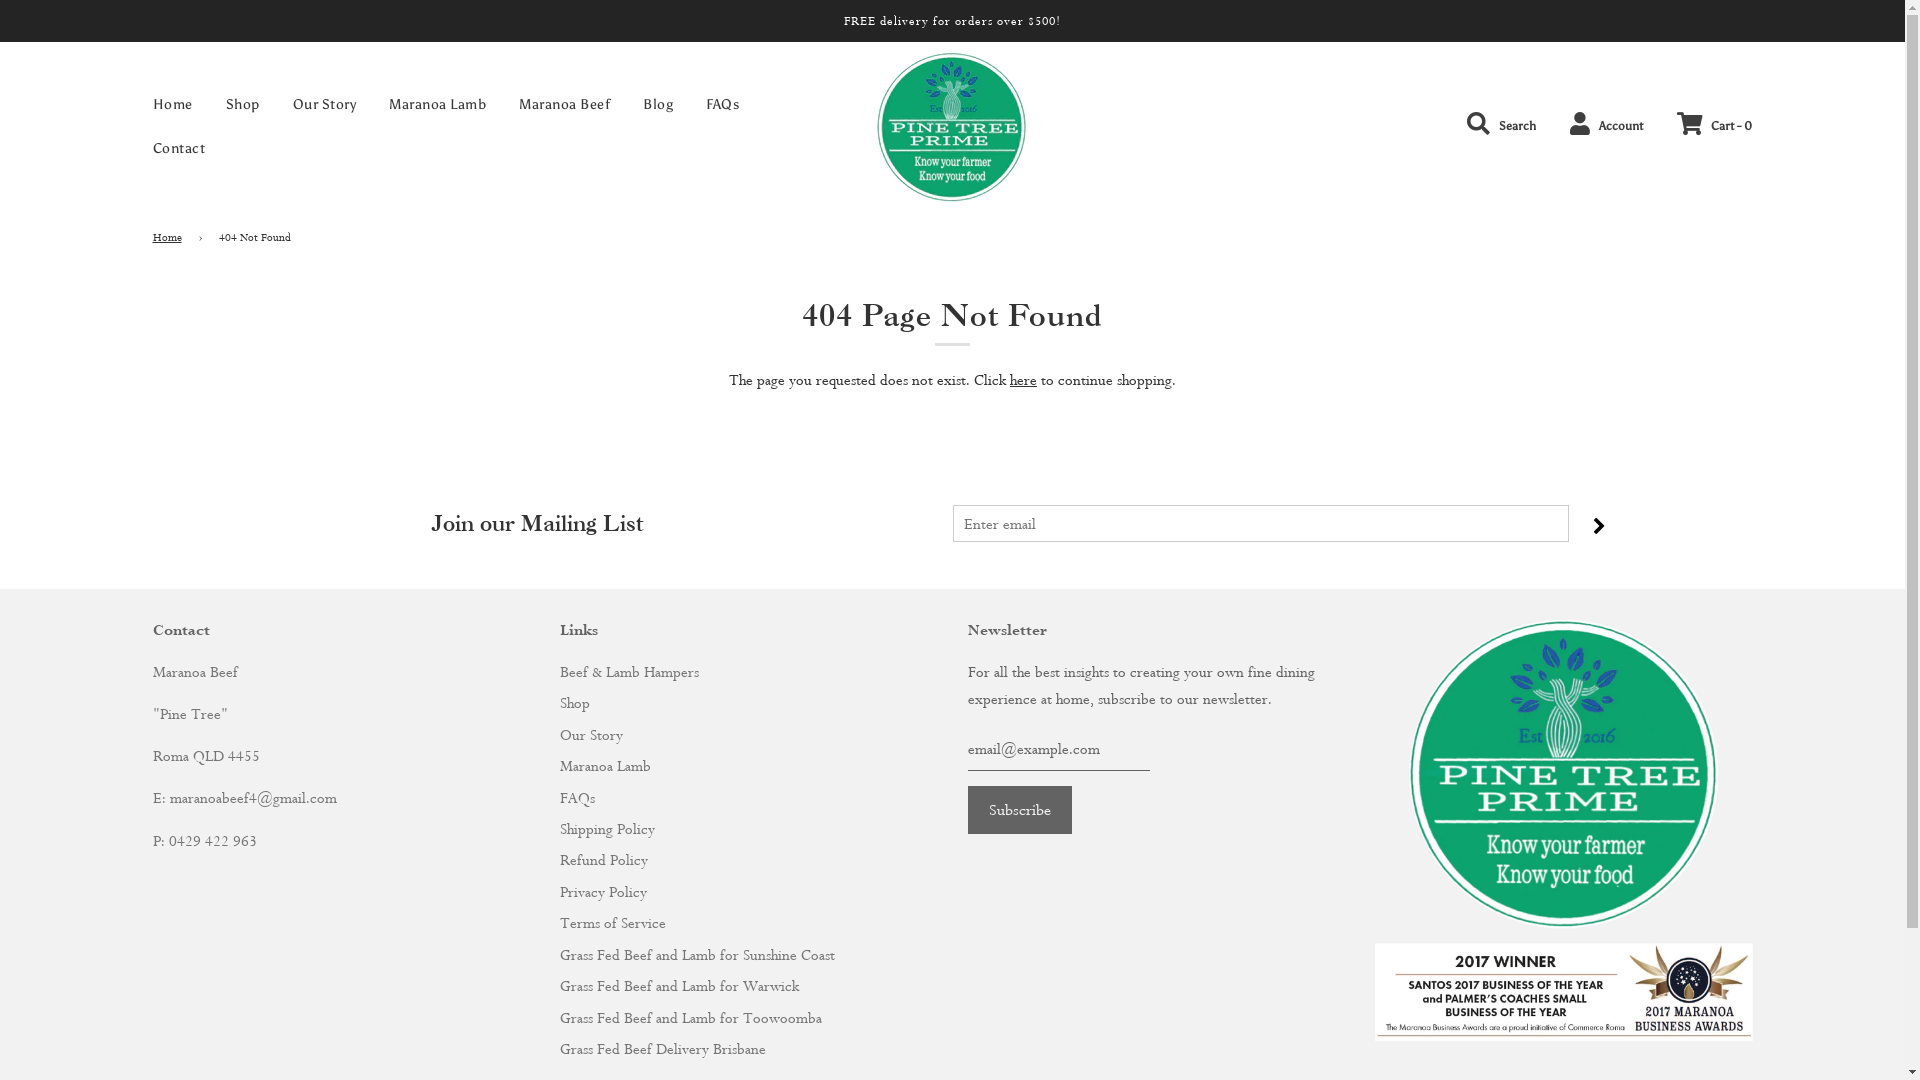  I want to click on 'Shop', so click(210, 104).